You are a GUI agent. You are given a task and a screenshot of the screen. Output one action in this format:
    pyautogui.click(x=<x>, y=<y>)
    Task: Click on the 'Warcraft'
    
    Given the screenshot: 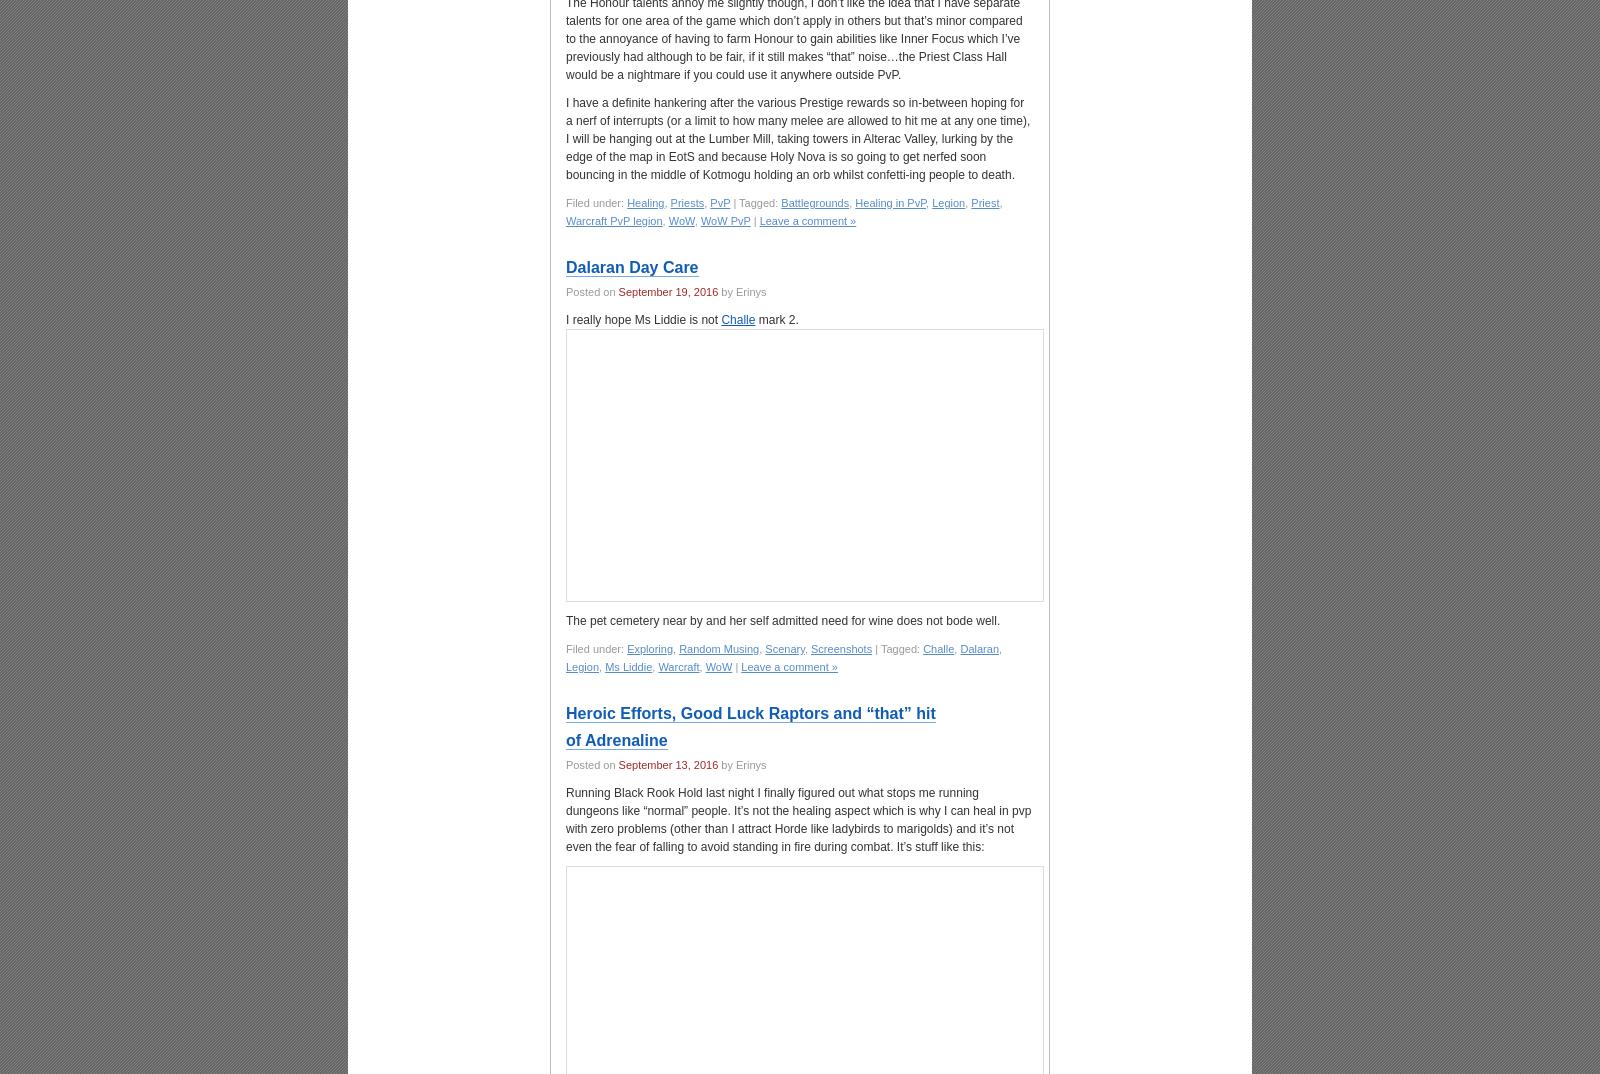 What is the action you would take?
    pyautogui.click(x=678, y=665)
    